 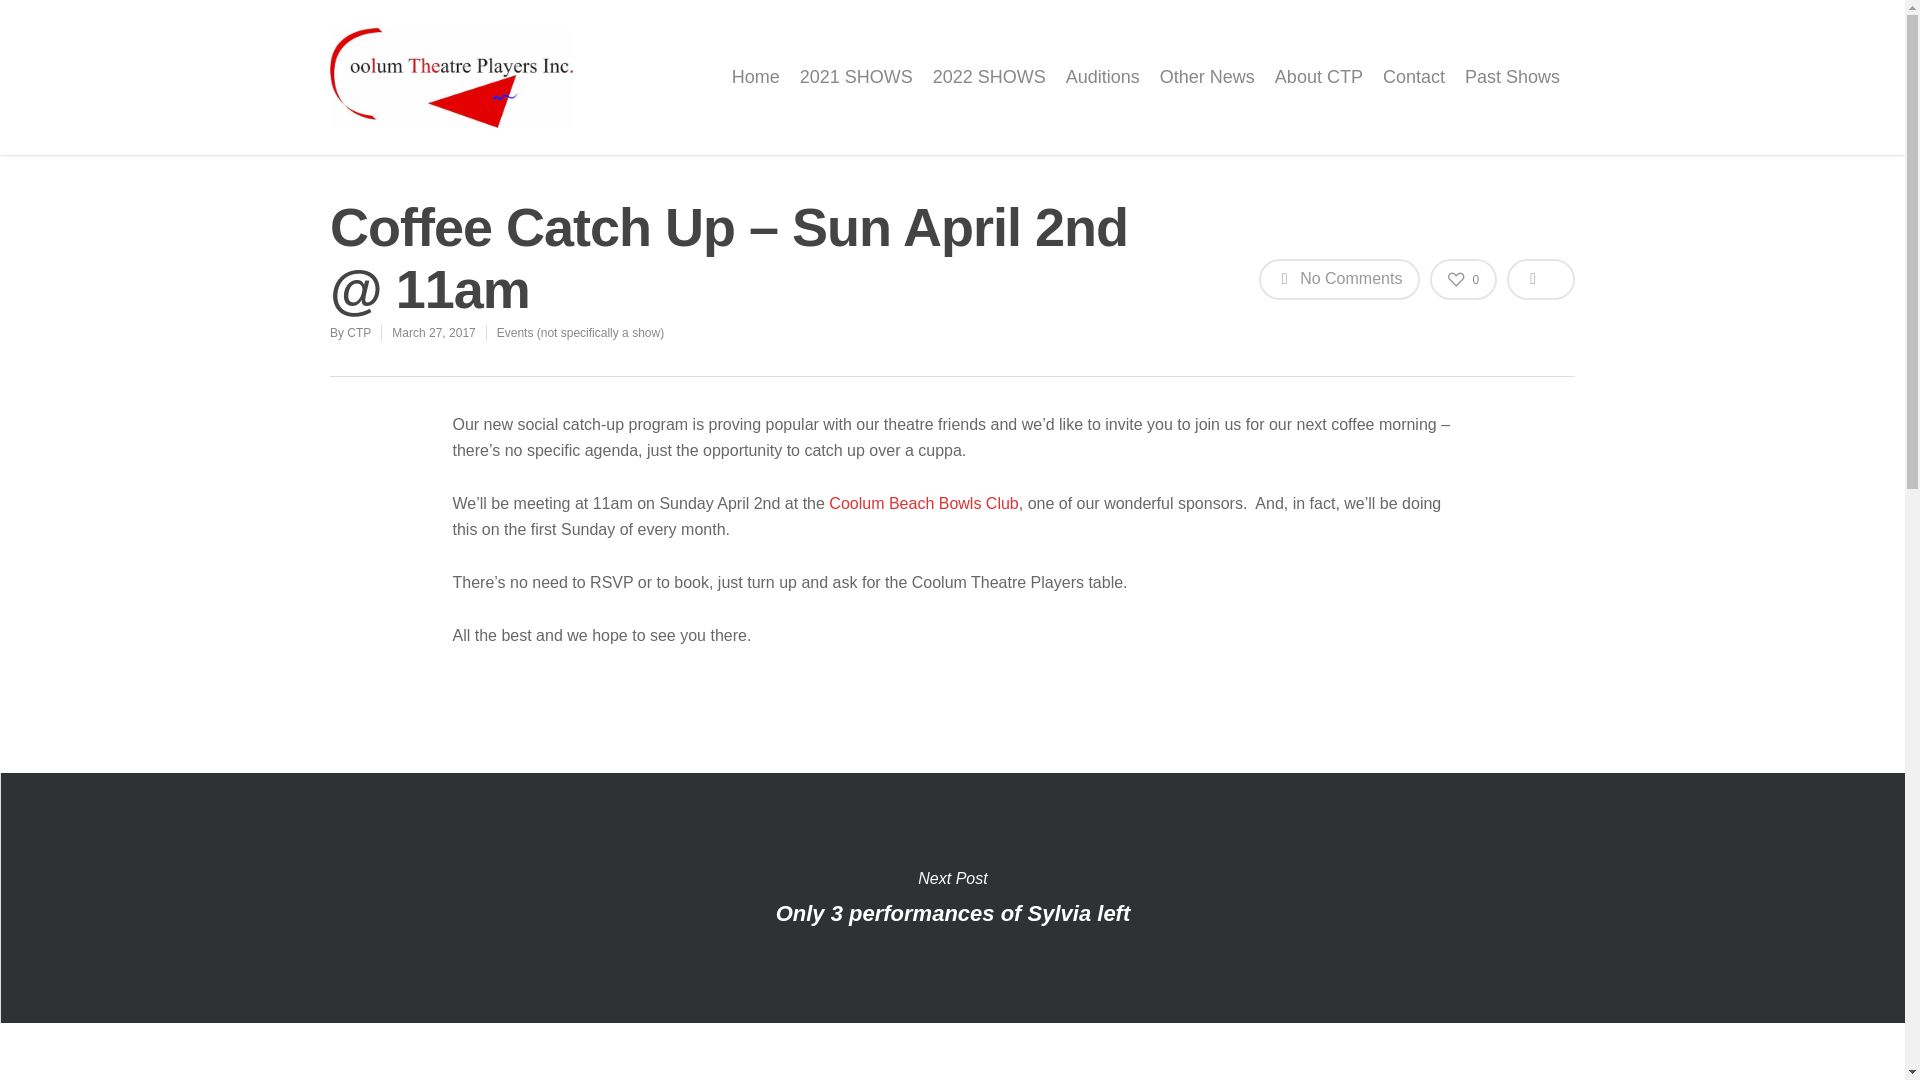 What do you see at coordinates (1206, 91) in the screenshot?
I see `'Other News'` at bounding box center [1206, 91].